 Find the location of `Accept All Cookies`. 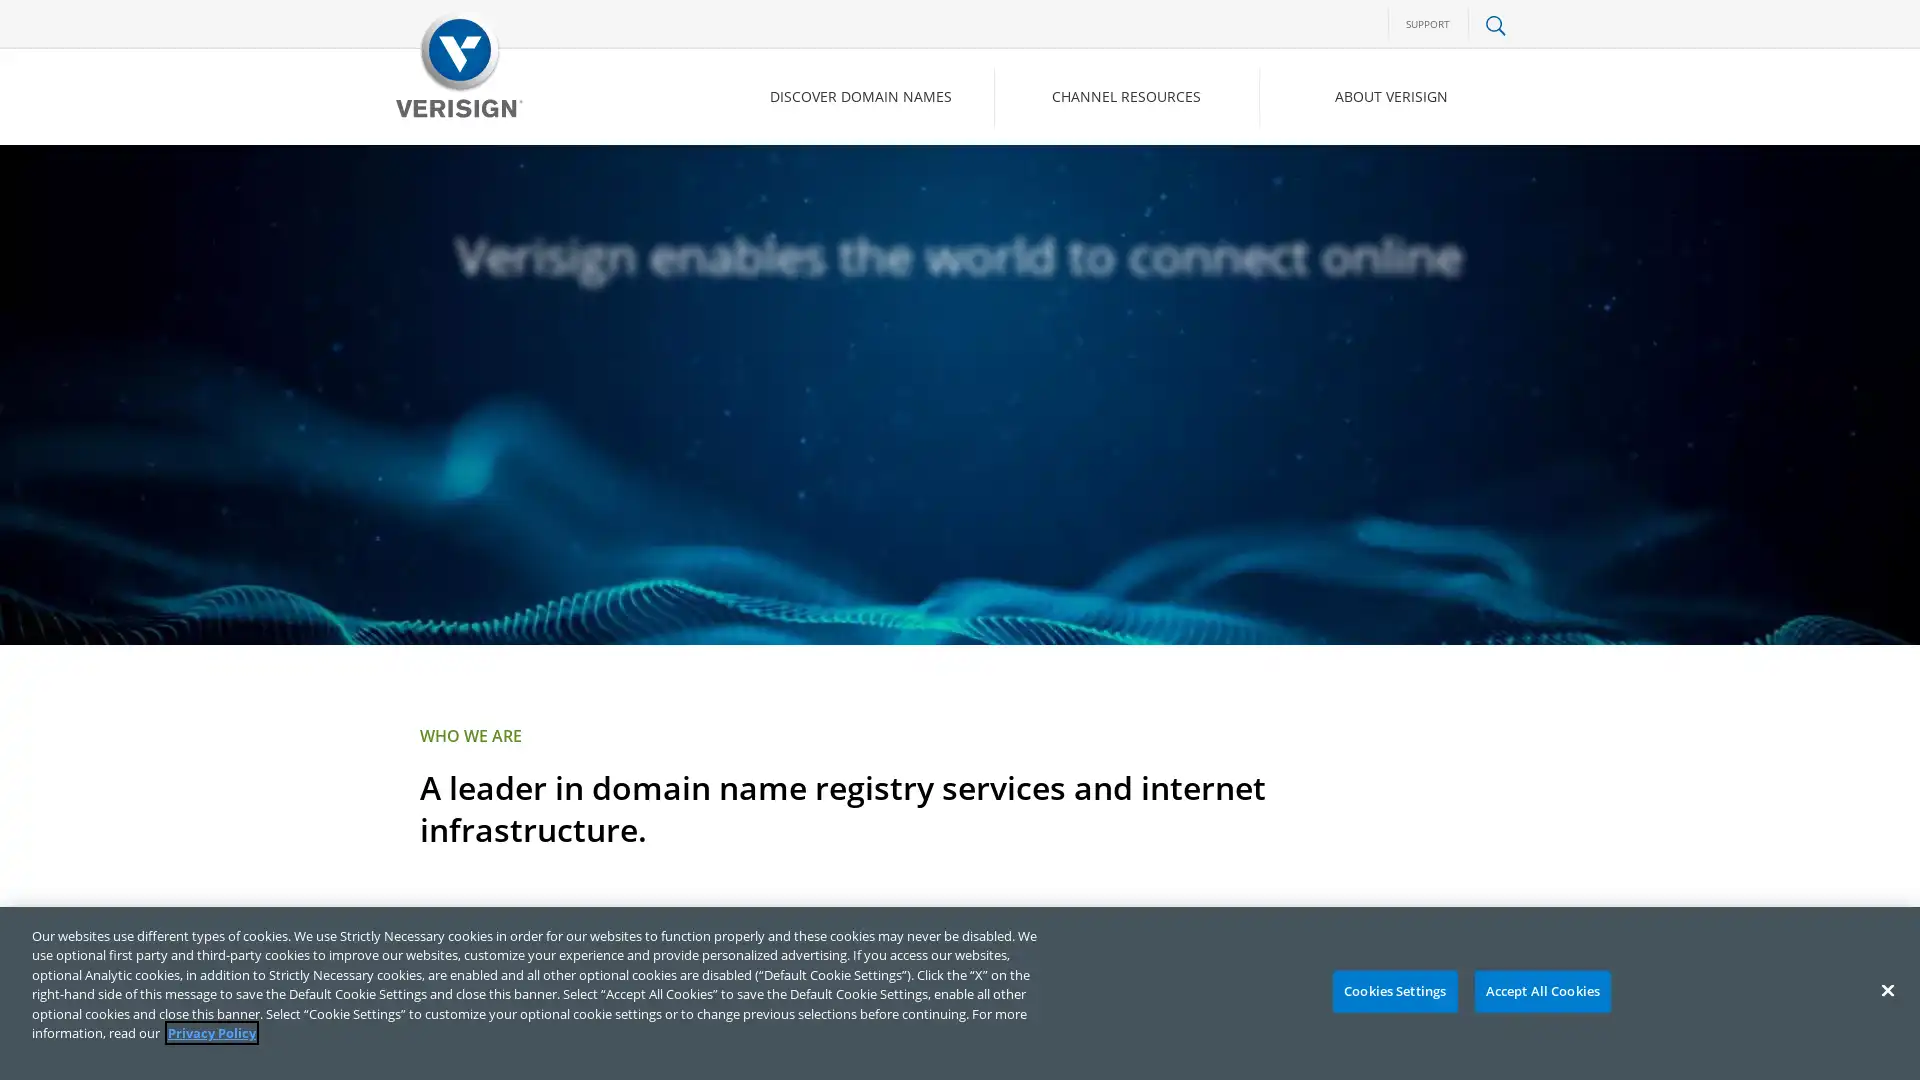

Accept All Cookies is located at coordinates (1541, 991).